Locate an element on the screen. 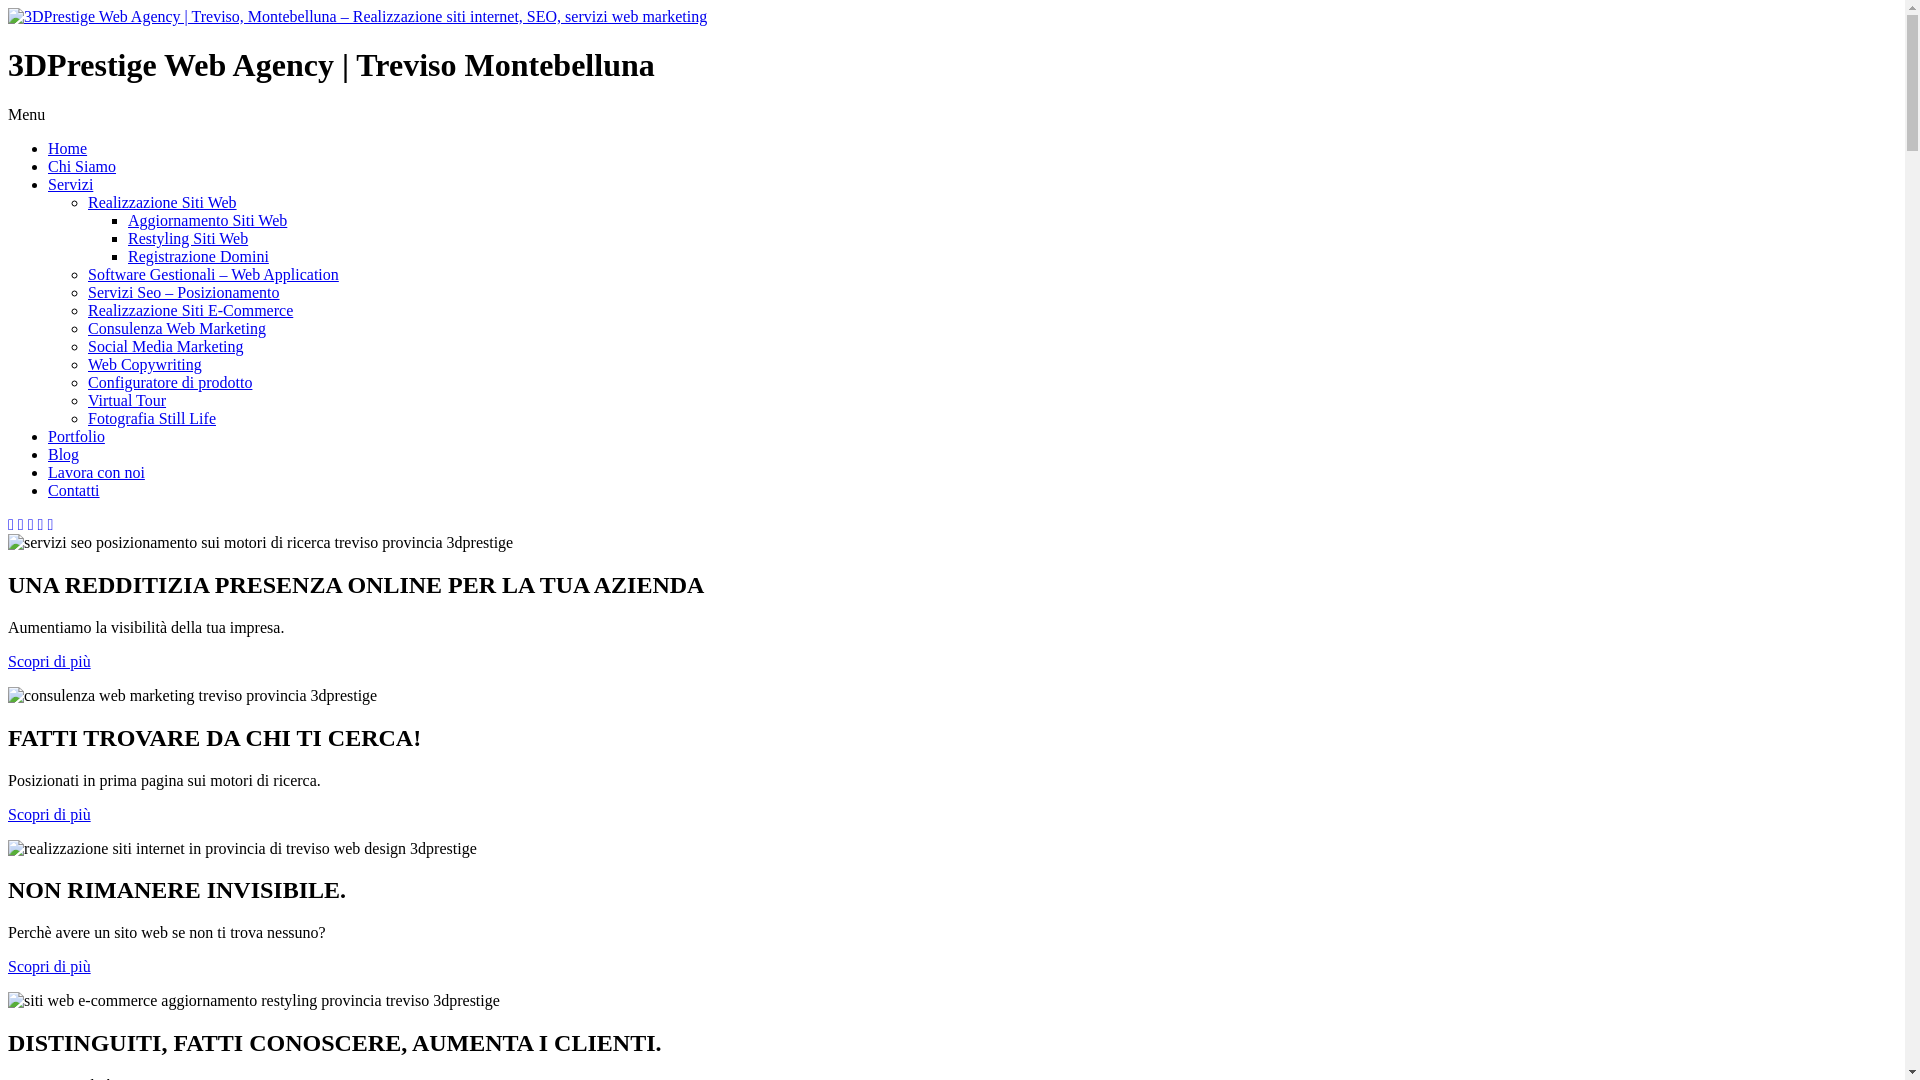 The image size is (1920, 1080). 'Restyling Siti Web' is located at coordinates (187, 237).